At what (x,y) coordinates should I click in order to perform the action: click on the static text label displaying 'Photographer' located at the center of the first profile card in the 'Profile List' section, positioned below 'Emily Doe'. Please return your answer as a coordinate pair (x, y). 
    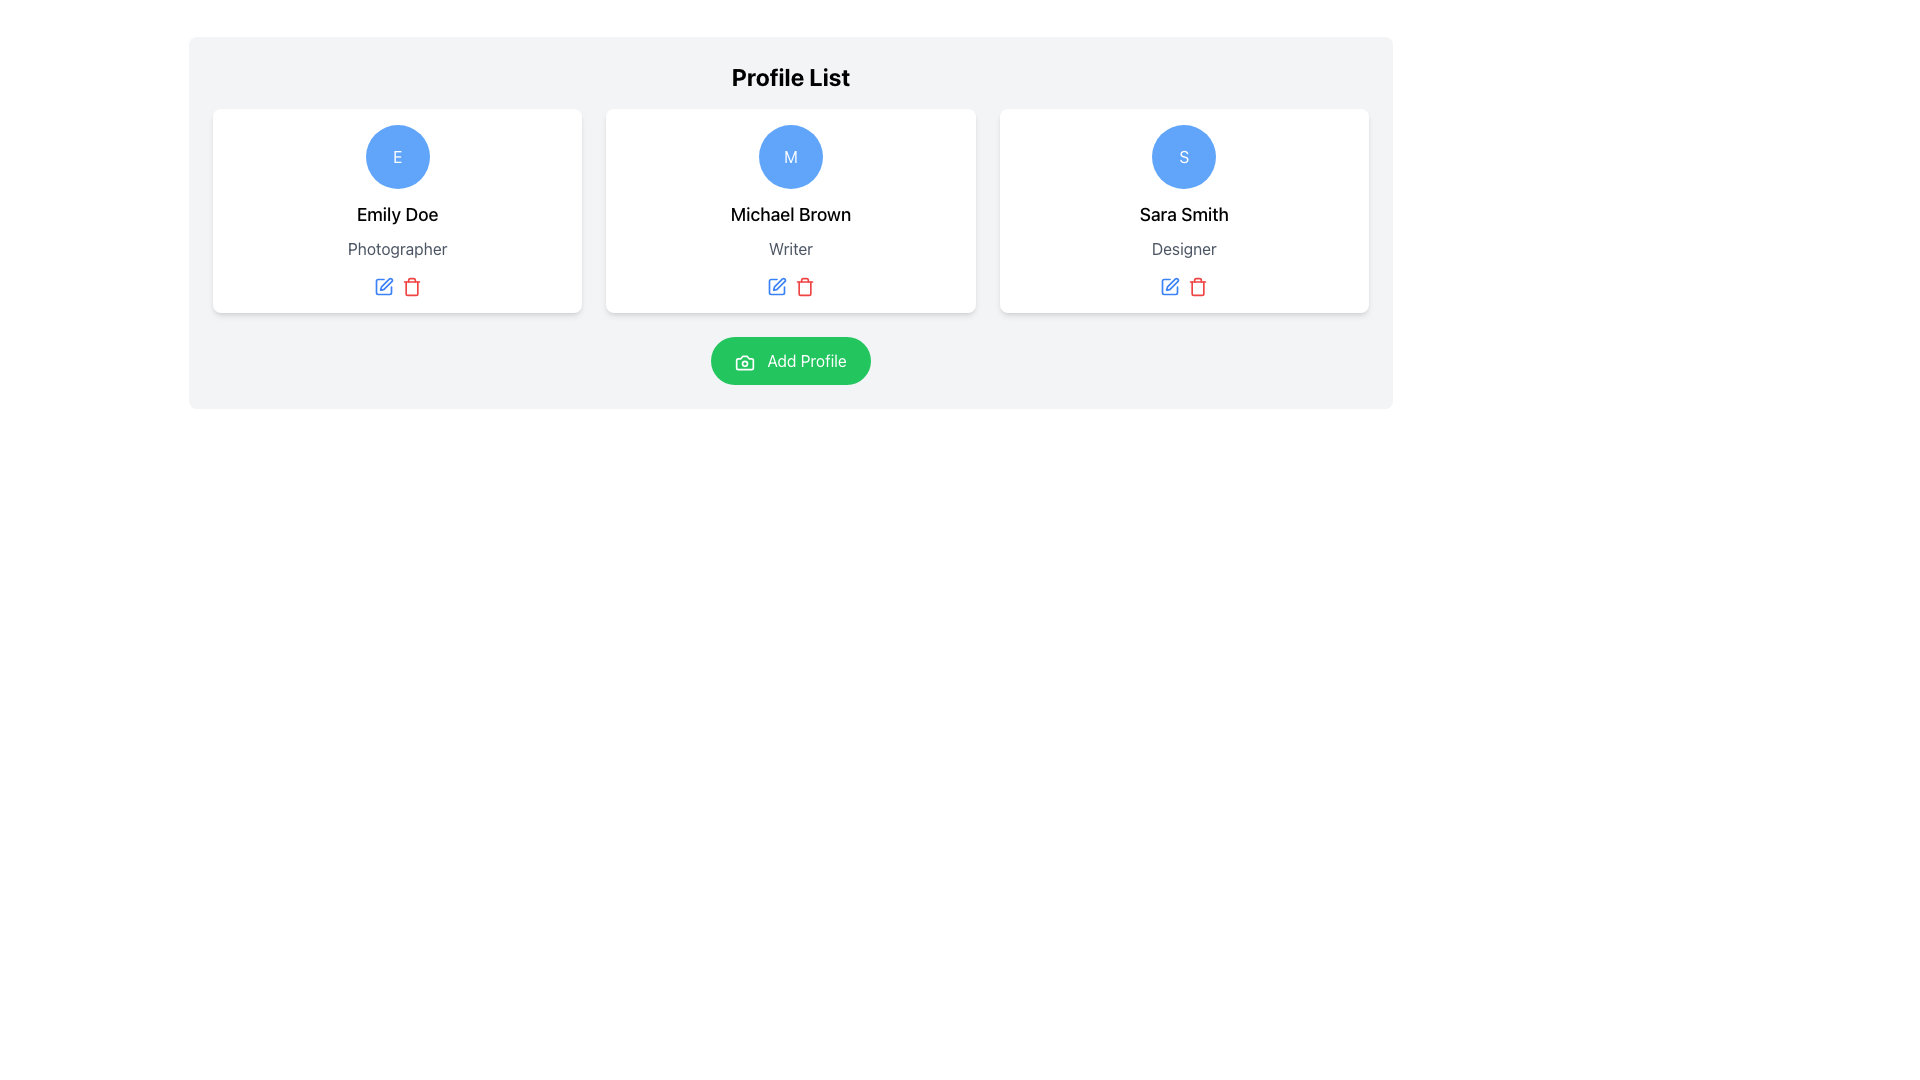
    Looking at the image, I should click on (397, 248).